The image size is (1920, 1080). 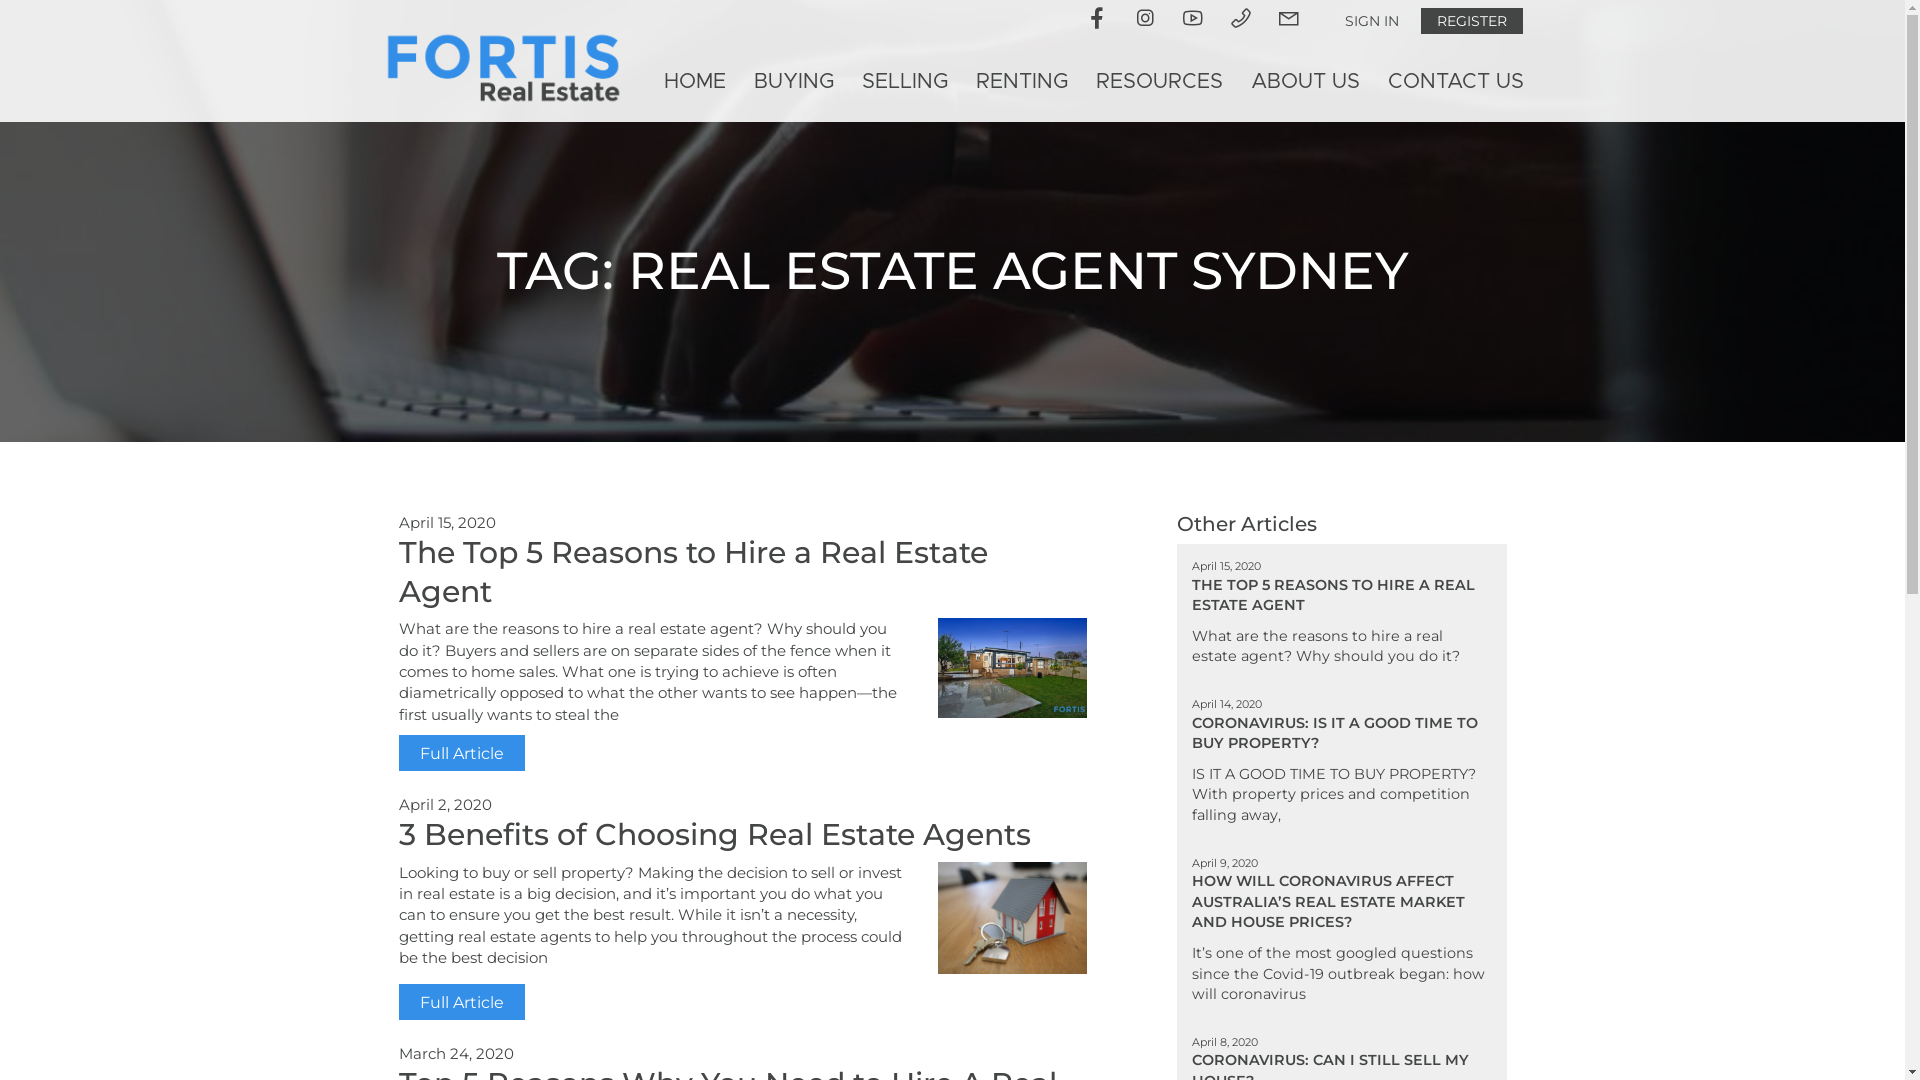 I want to click on 'SIGN IN', so click(x=1370, y=20).